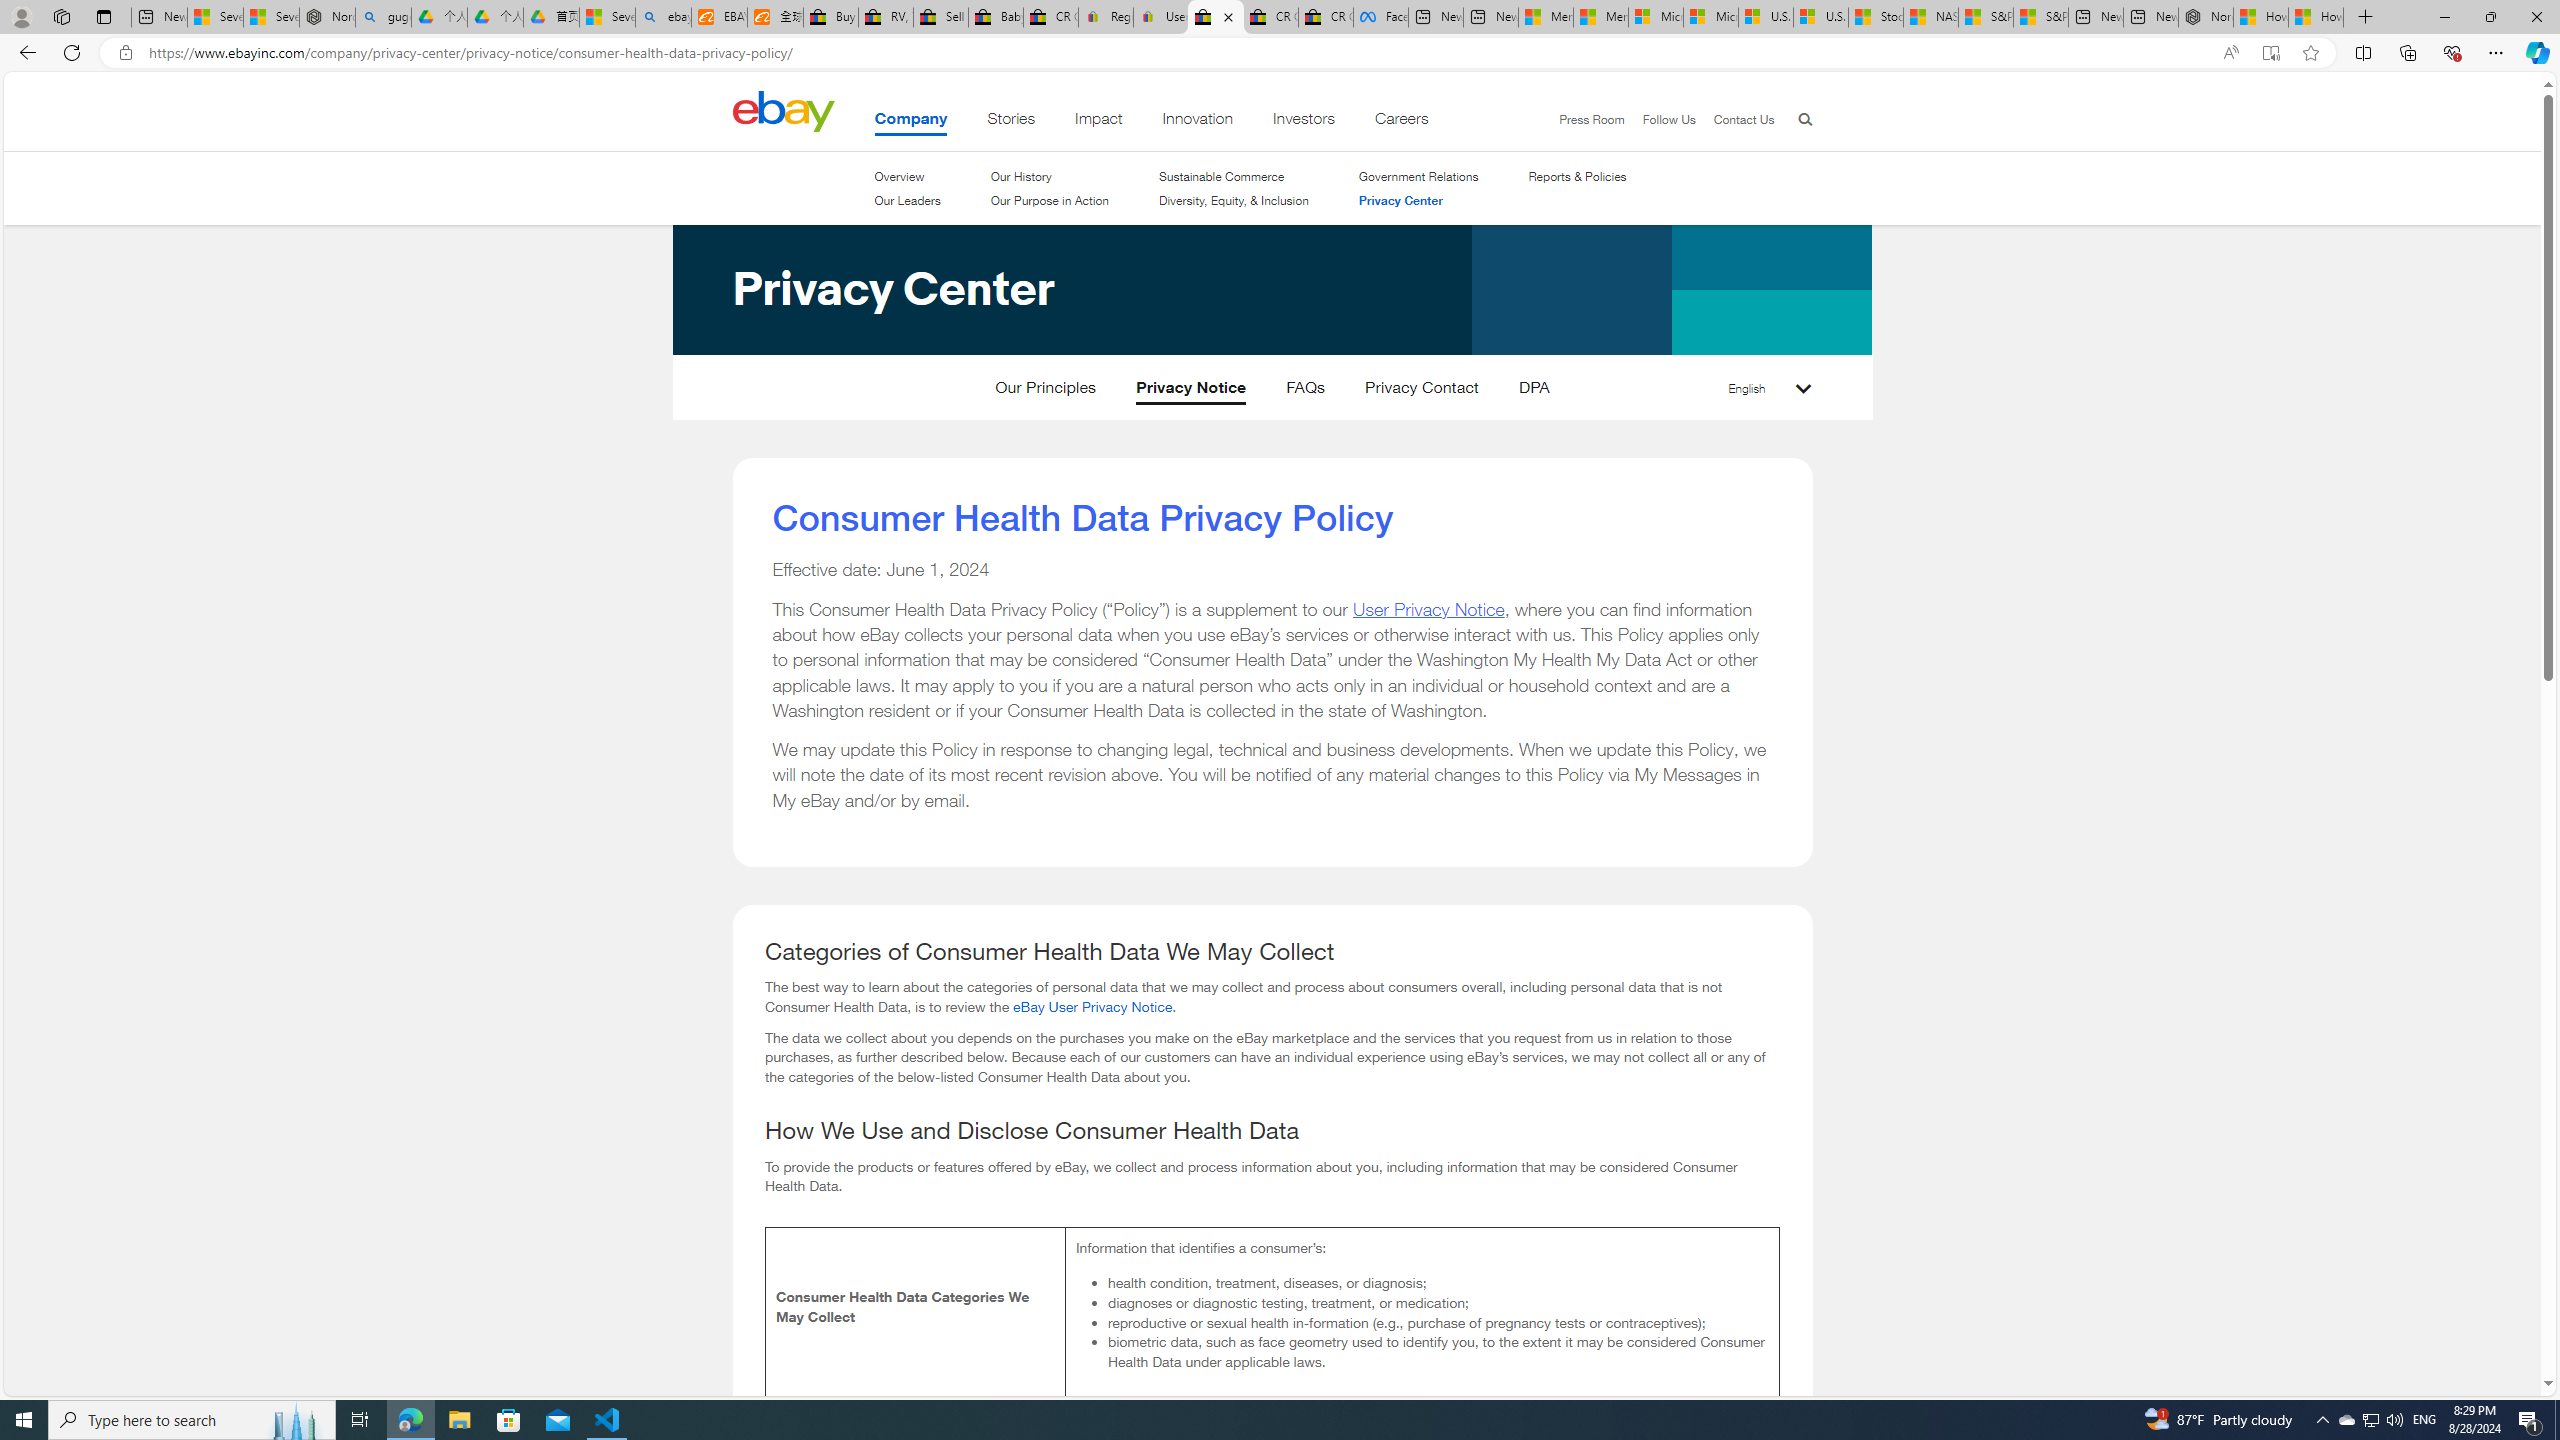  What do you see at coordinates (1159, 16) in the screenshot?
I see `'User Privacy Notice | eBay'` at bounding box center [1159, 16].